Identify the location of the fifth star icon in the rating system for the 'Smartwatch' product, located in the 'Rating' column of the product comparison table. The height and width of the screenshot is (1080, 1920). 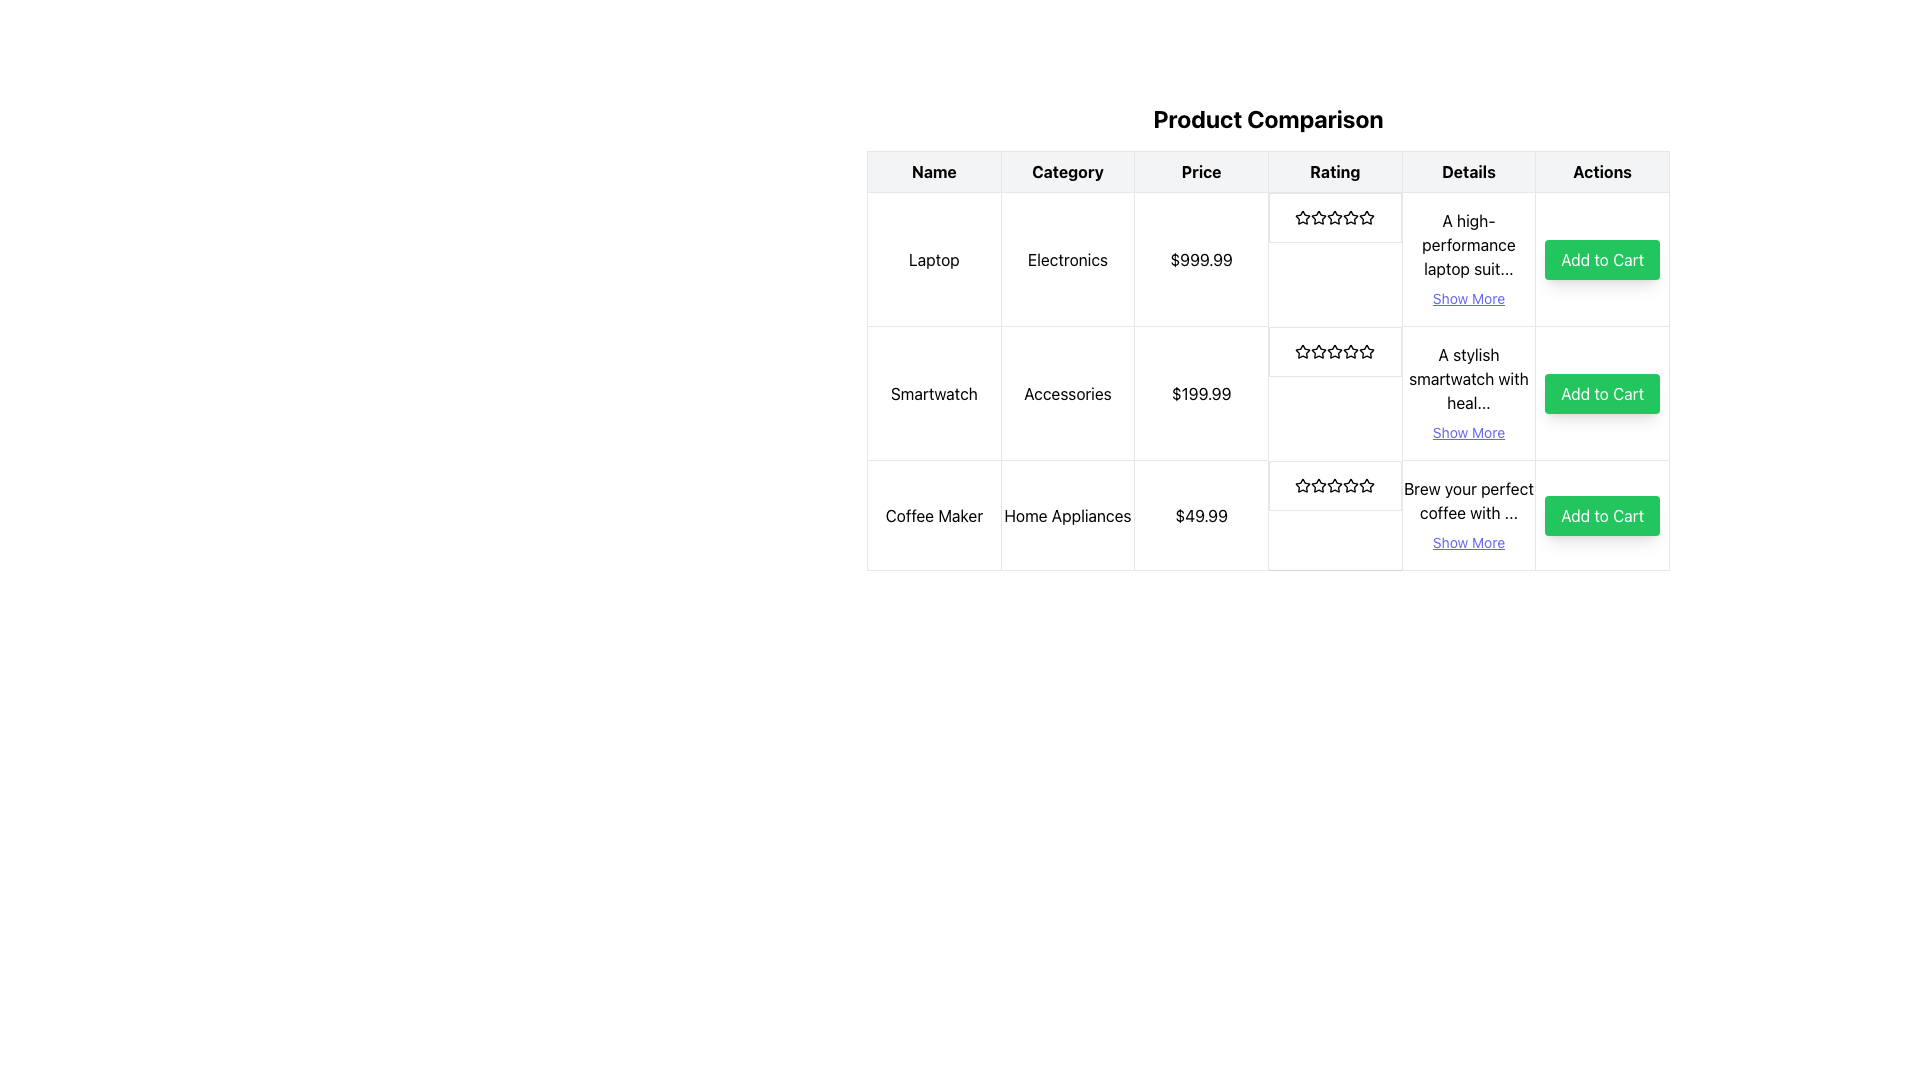
(1366, 350).